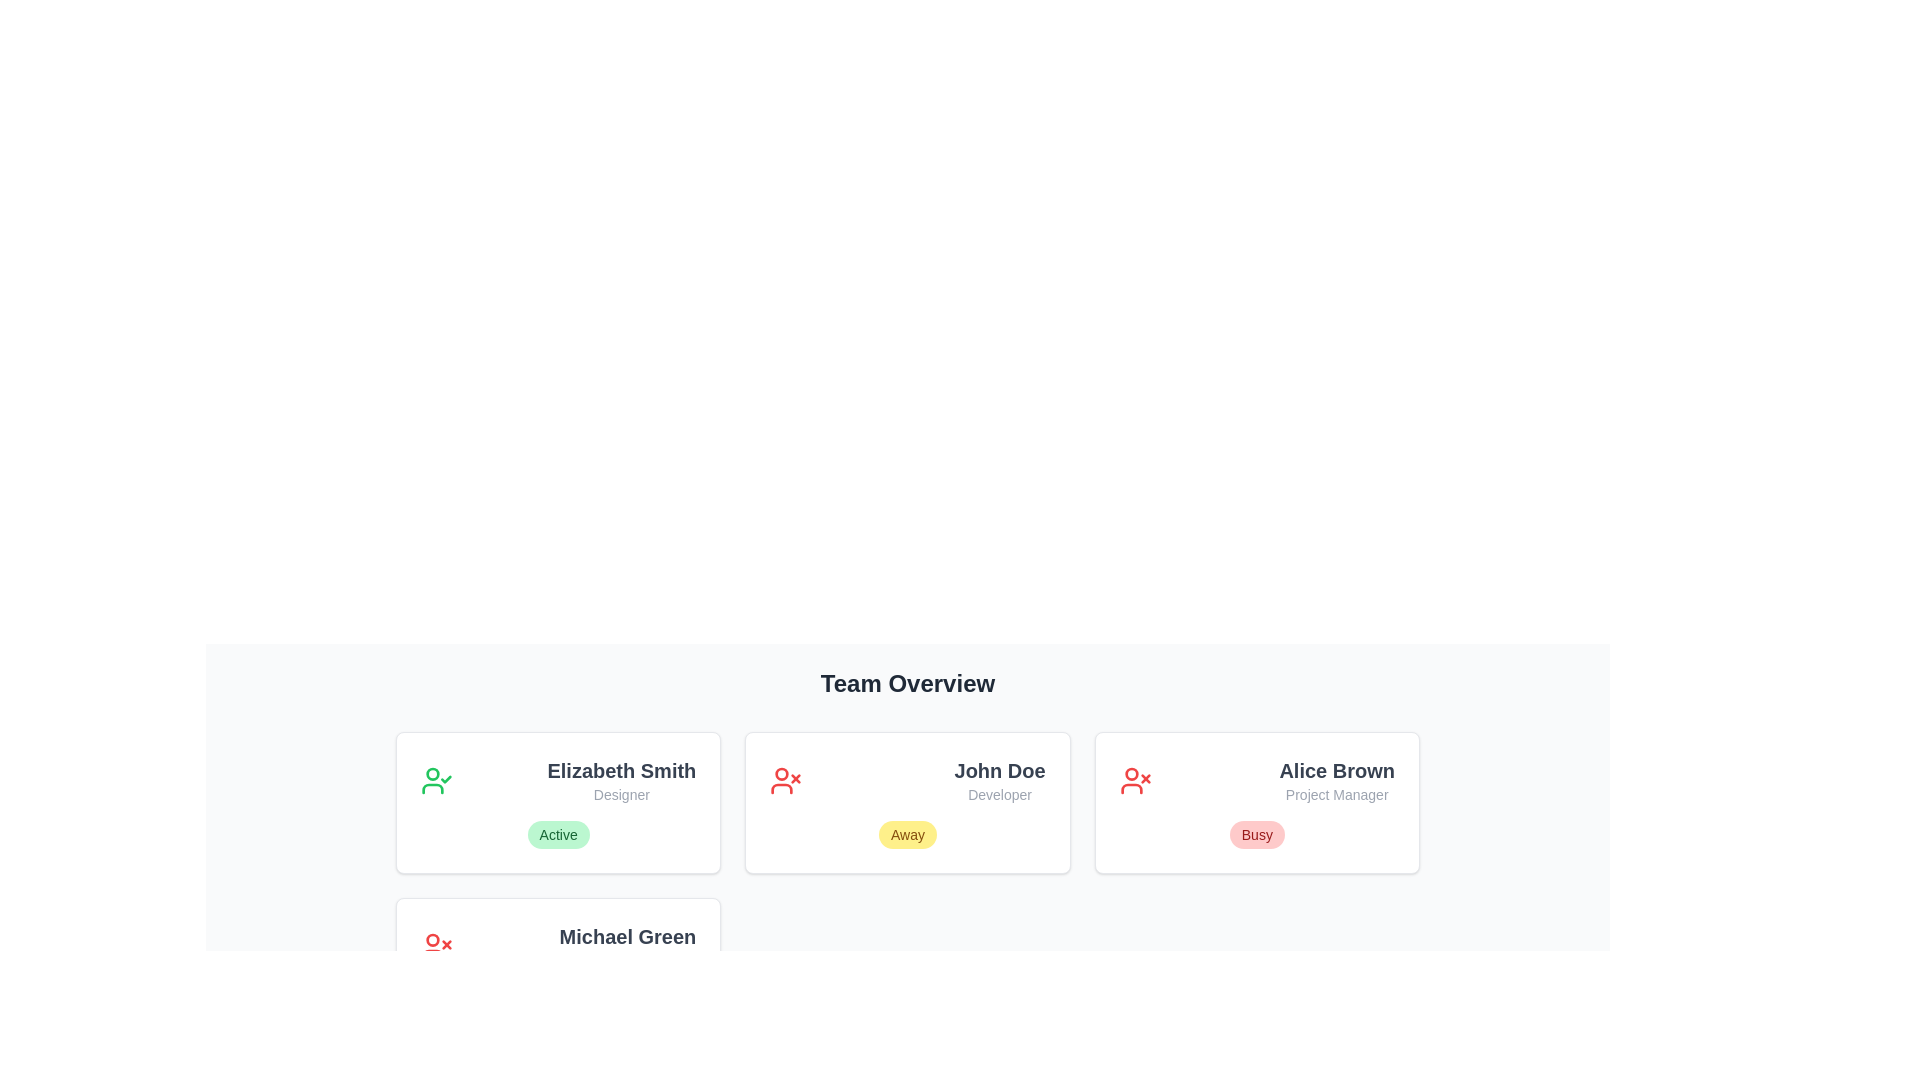 Image resolution: width=1920 pixels, height=1080 pixels. Describe the element at coordinates (1000, 793) in the screenshot. I see `the text label displaying 'Developer' located within John Doe's profile card, positioned below the name 'John Doe' in the Team Overview layout` at that location.